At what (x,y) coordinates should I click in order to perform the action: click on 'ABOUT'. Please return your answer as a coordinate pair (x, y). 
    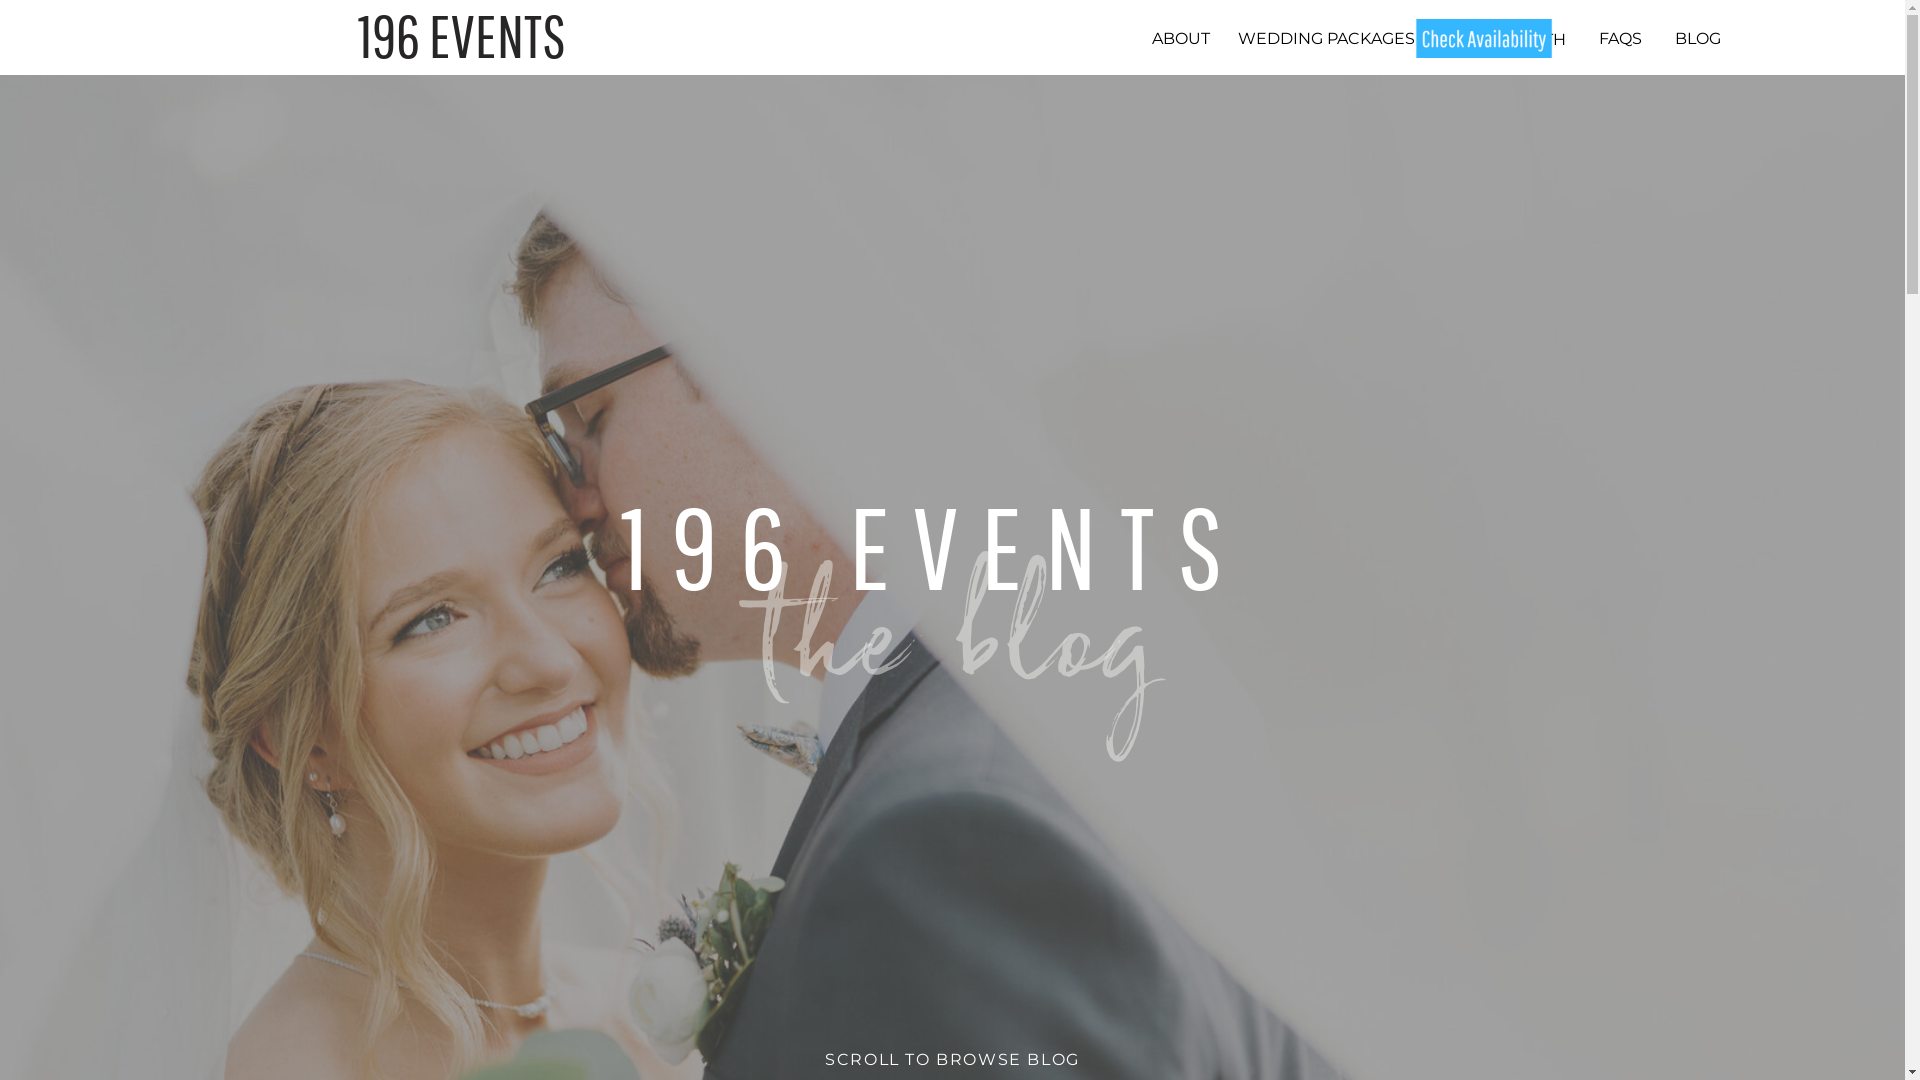
    Looking at the image, I should click on (1180, 38).